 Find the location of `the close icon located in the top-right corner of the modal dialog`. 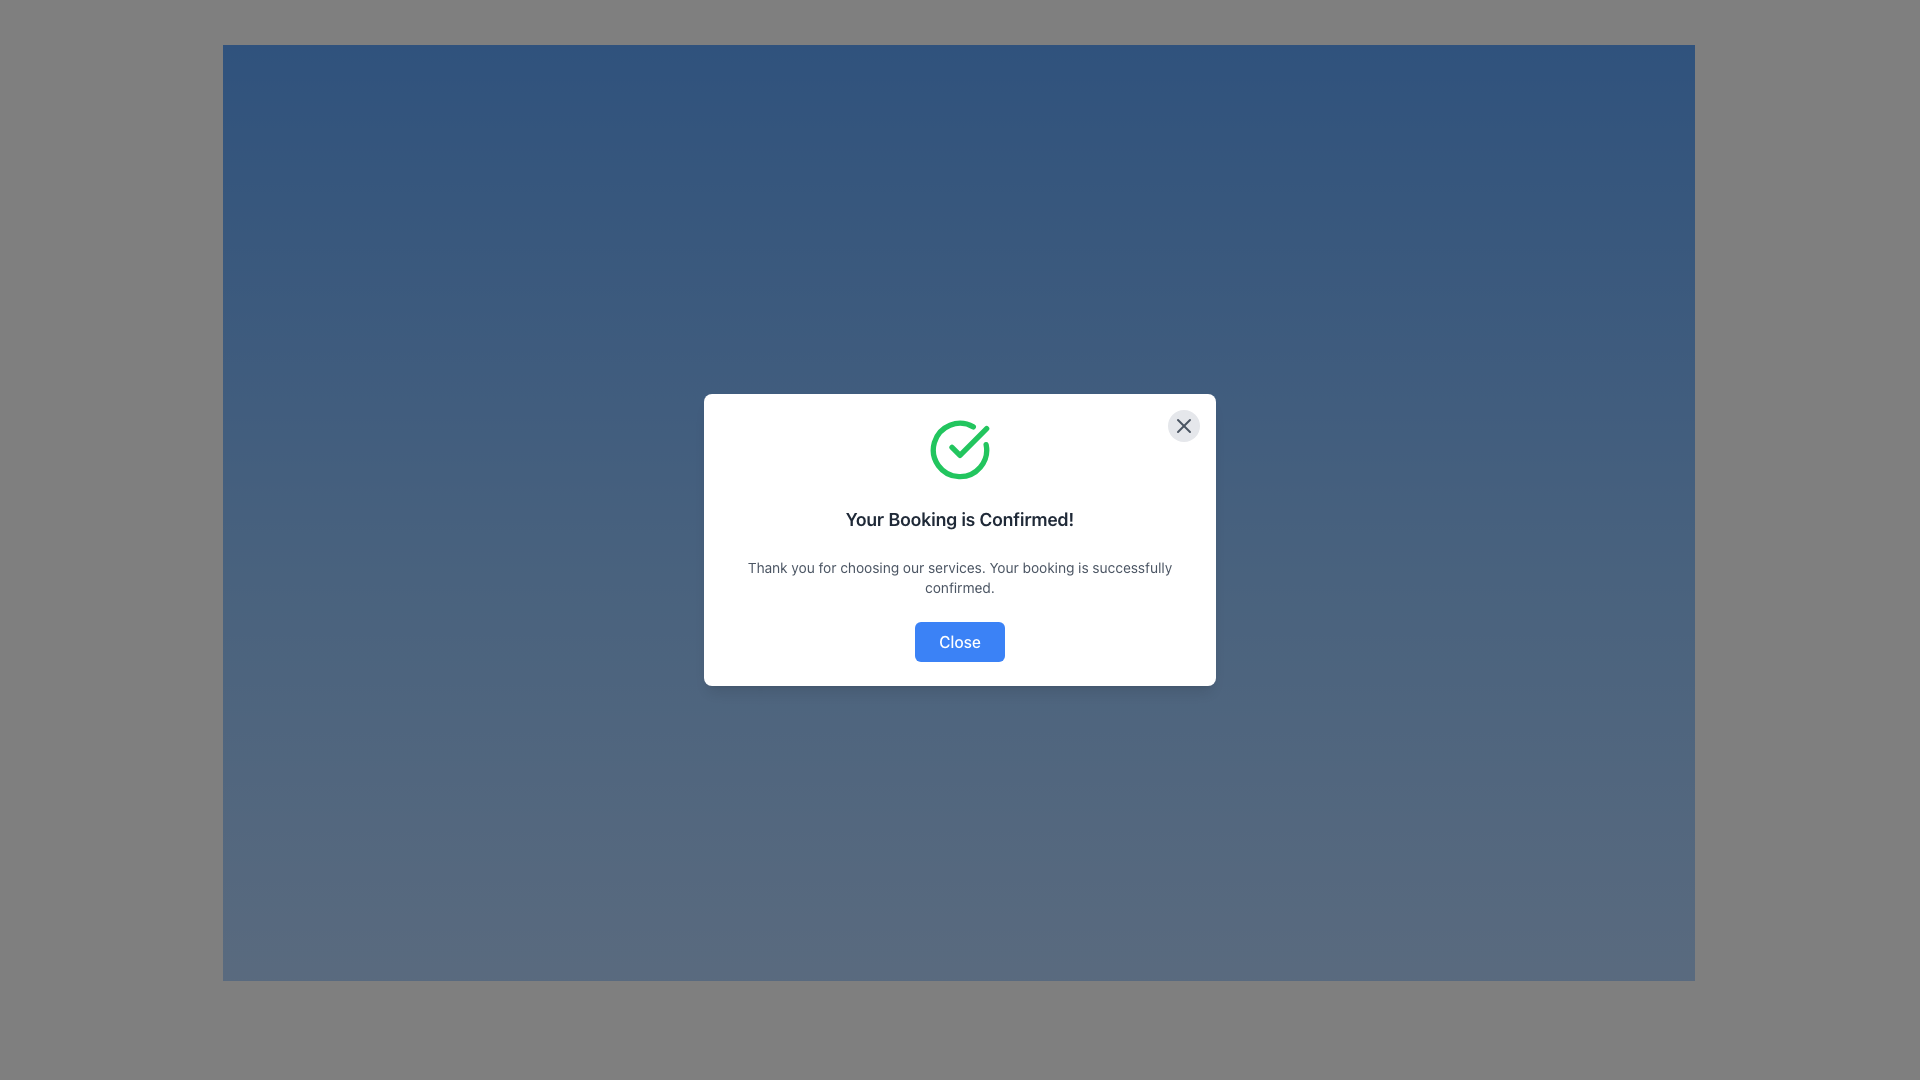

the close icon located in the top-right corner of the modal dialog is located at coordinates (1184, 424).